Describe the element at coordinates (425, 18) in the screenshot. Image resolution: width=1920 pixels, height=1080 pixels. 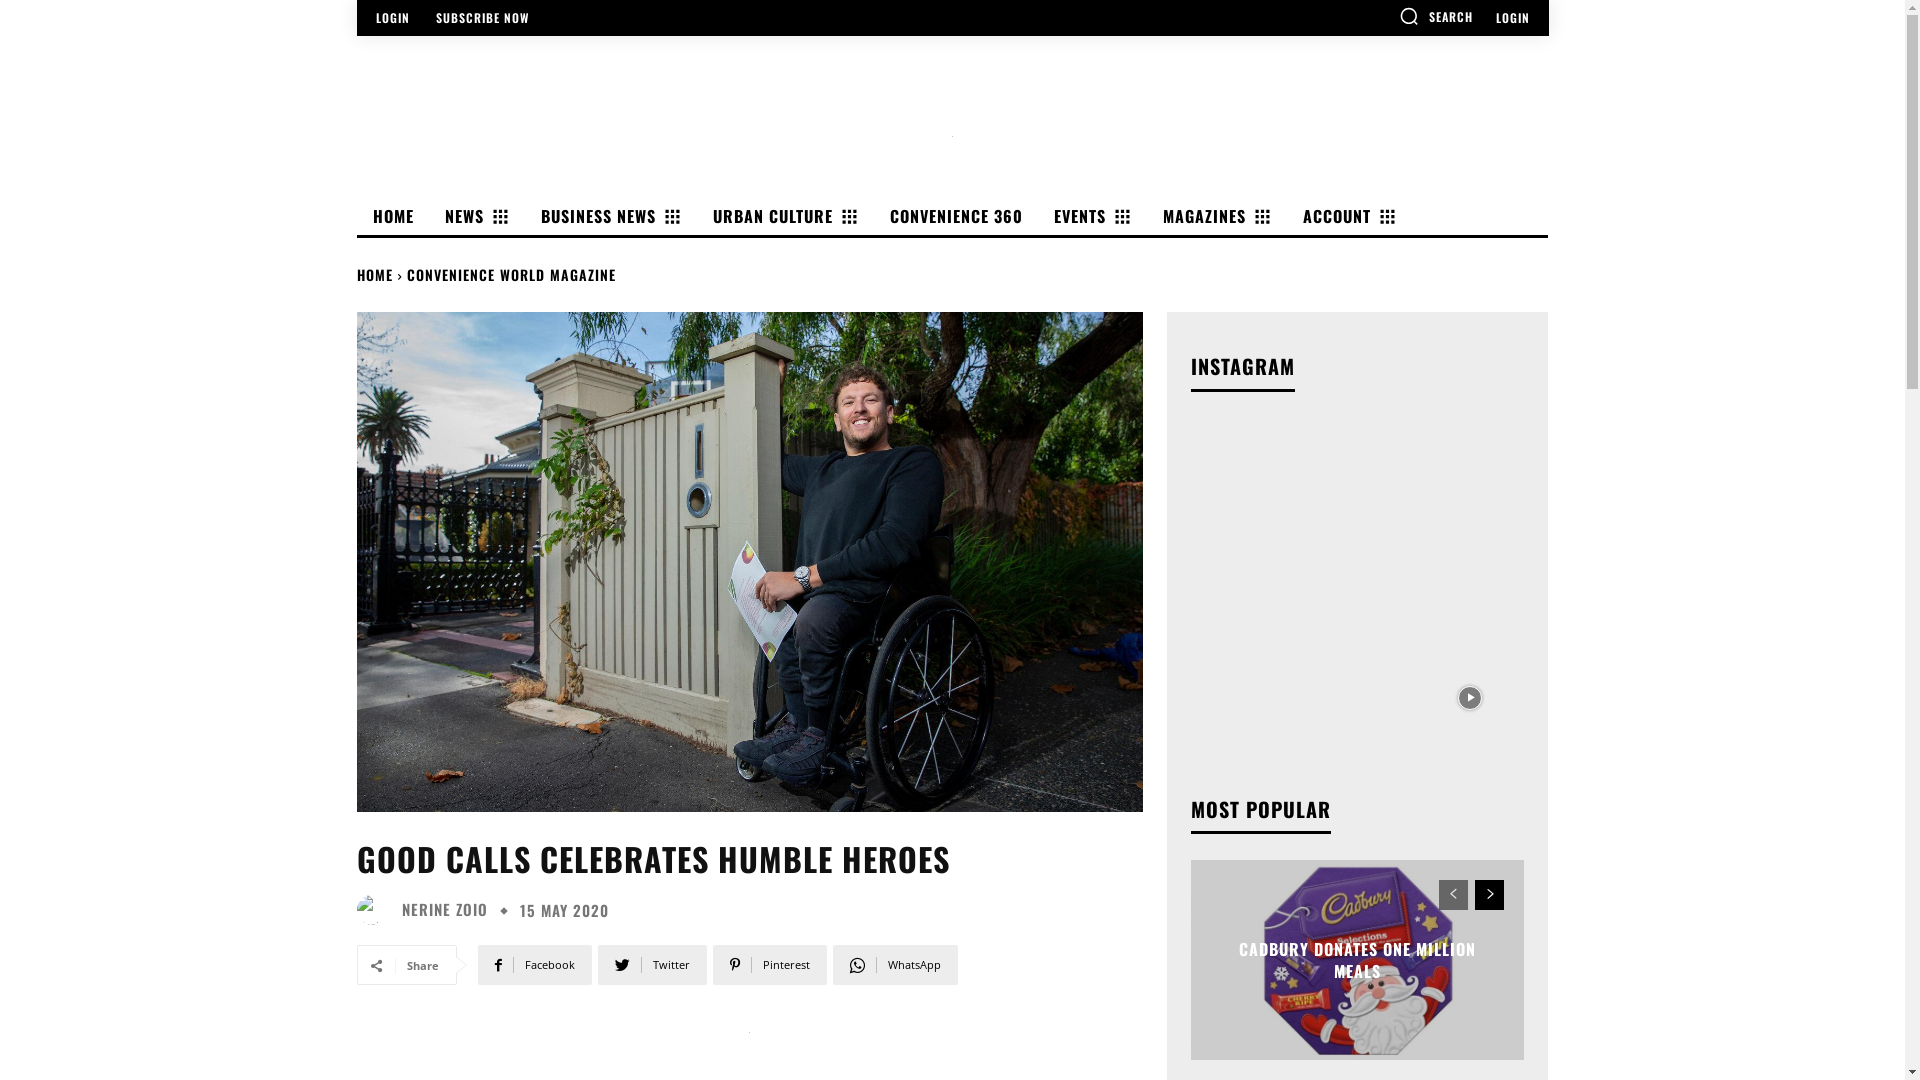
I see `'SUBSCRIBE NOW'` at that location.